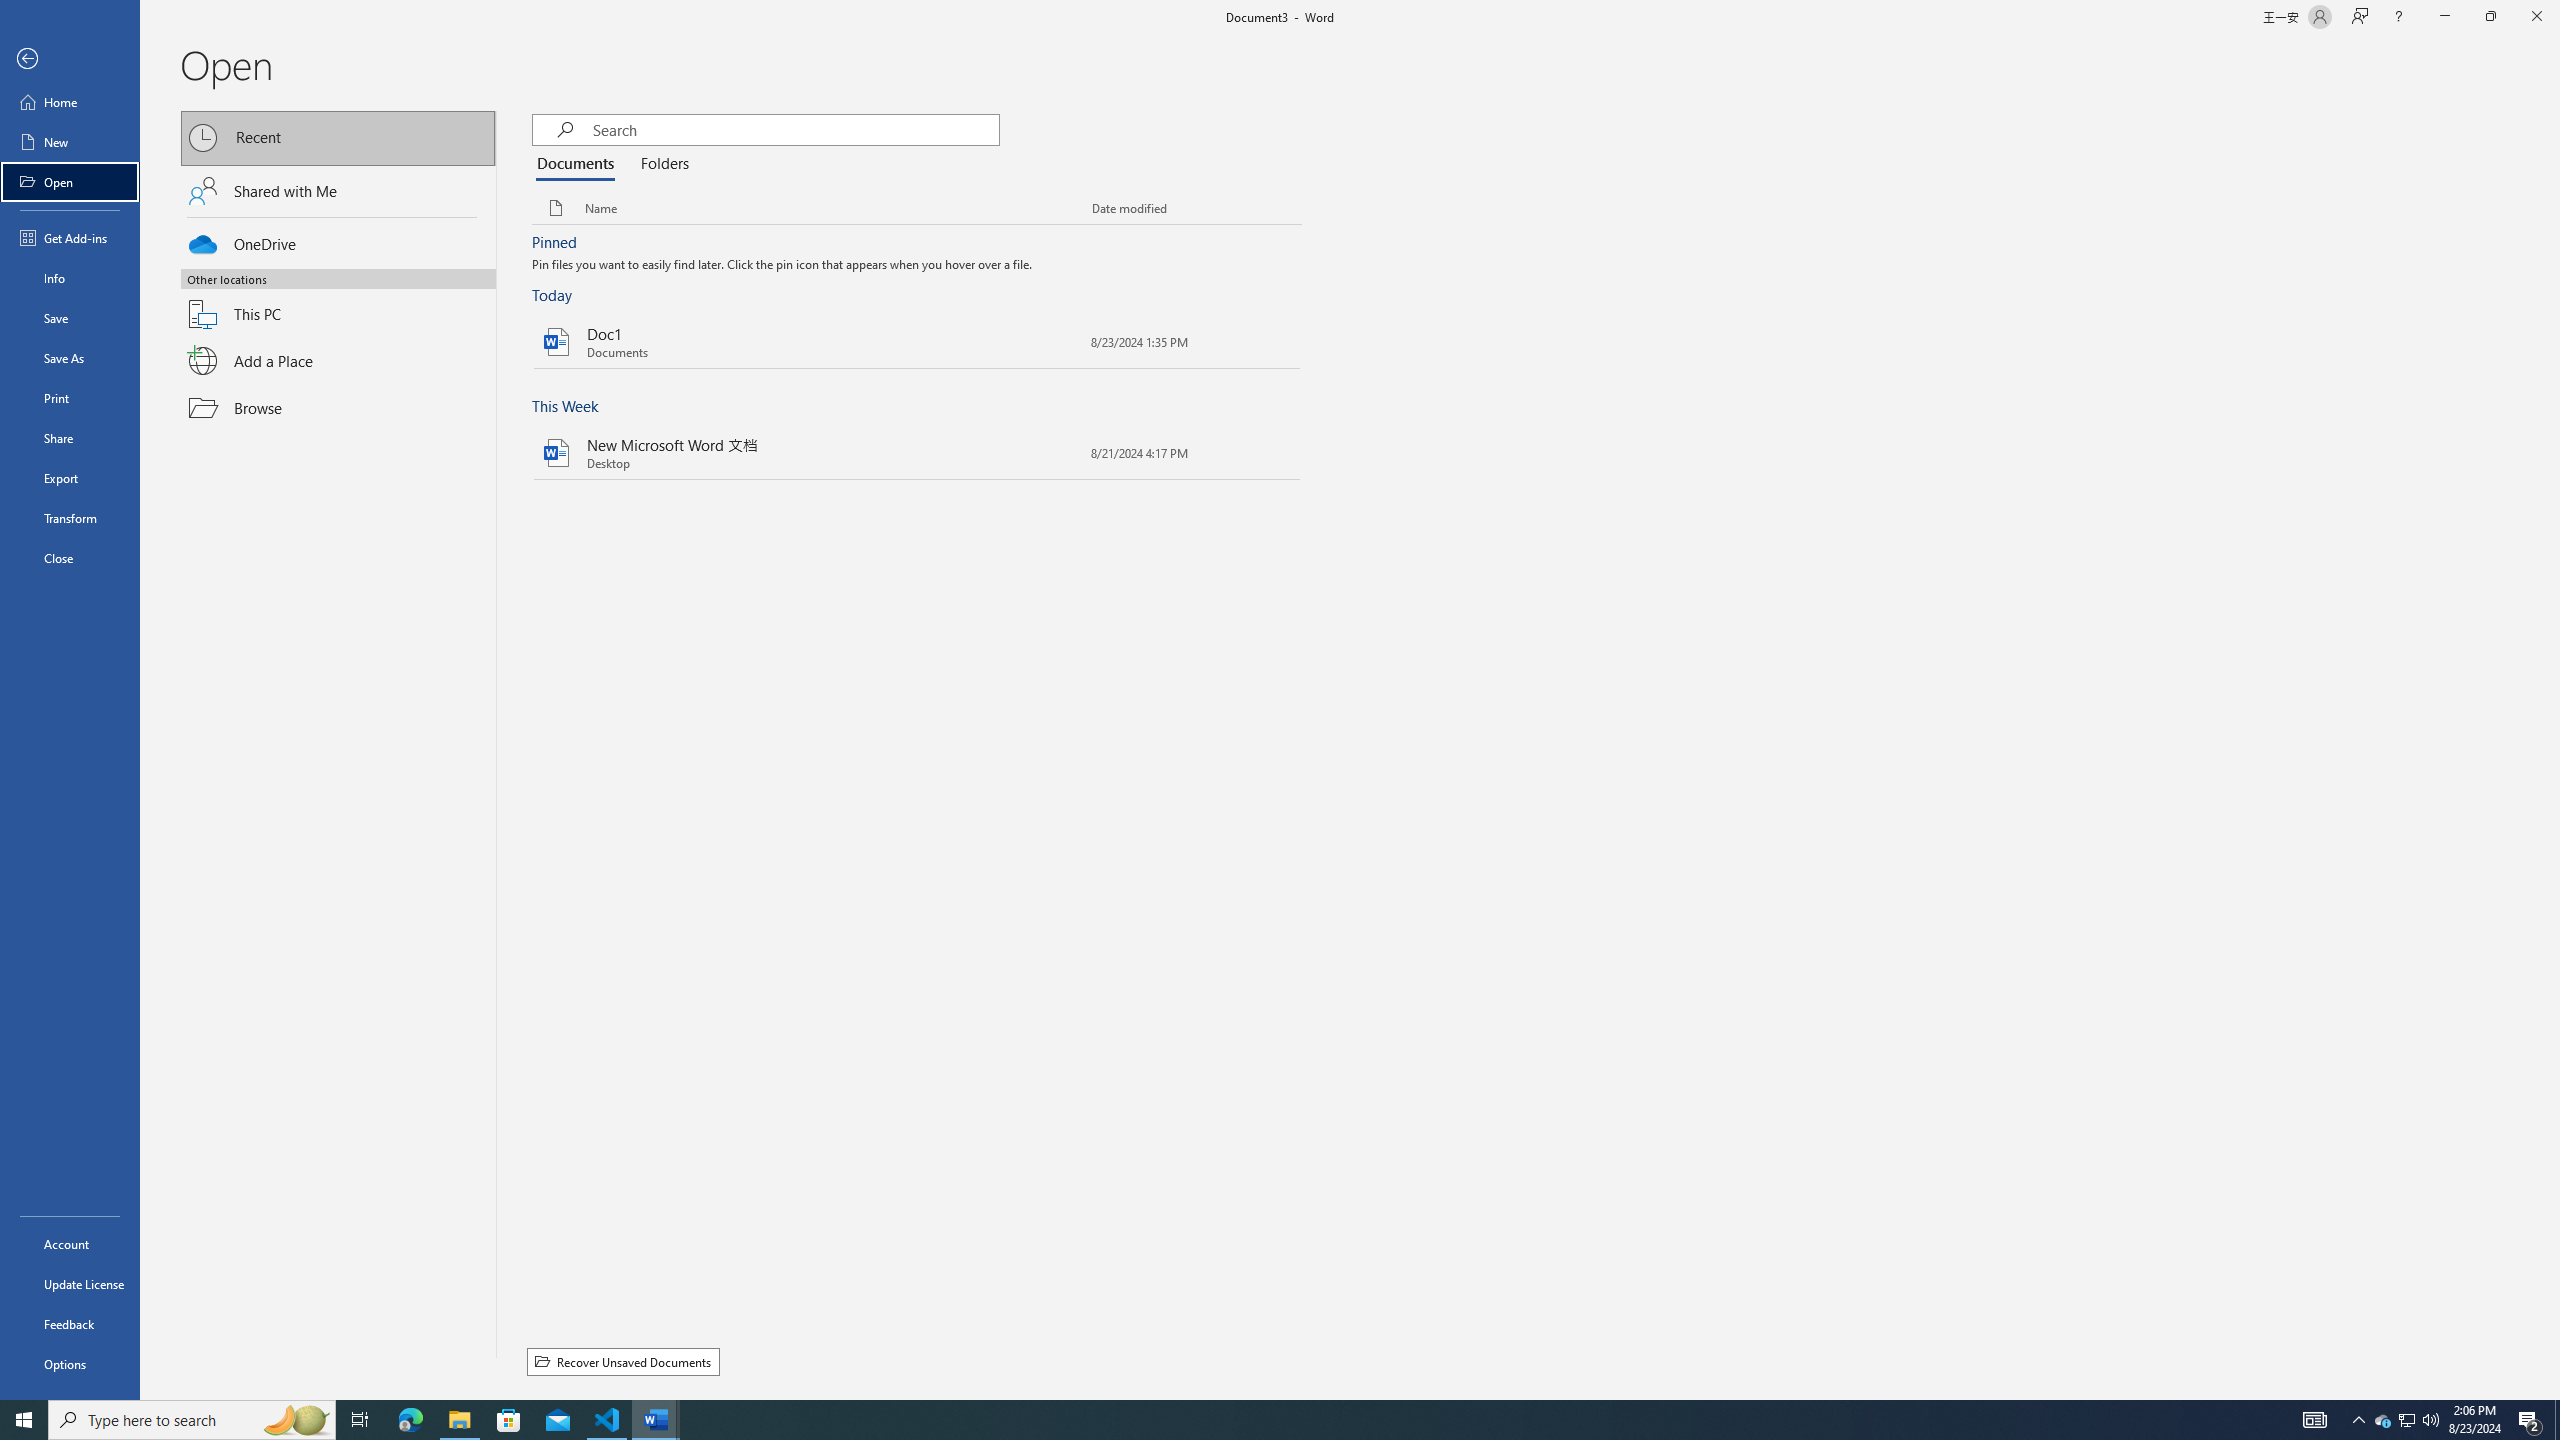 The image size is (2560, 1440). I want to click on 'Back', so click(69, 58).